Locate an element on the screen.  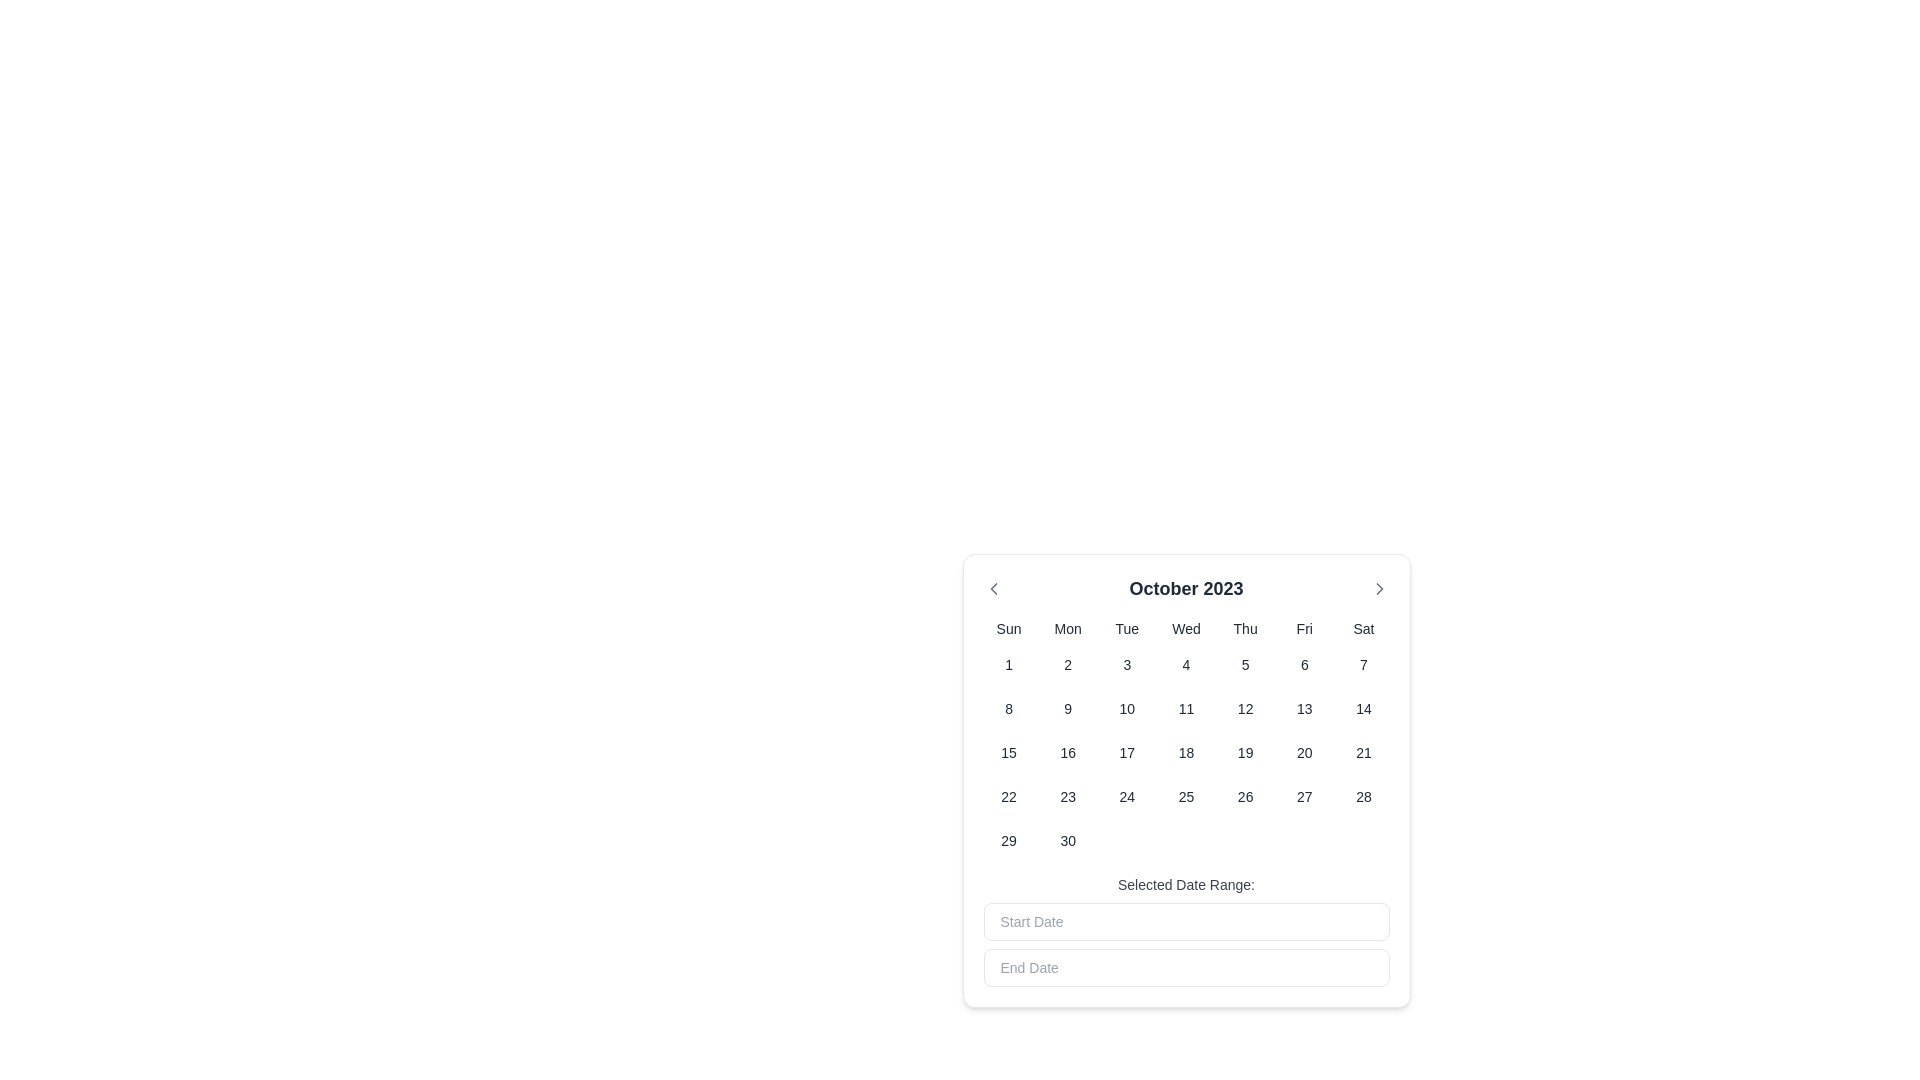
text label displaying 'Sun' in dark gray color, located in the first column of a calendar grid layout, representing Sunday is located at coordinates (1009, 627).